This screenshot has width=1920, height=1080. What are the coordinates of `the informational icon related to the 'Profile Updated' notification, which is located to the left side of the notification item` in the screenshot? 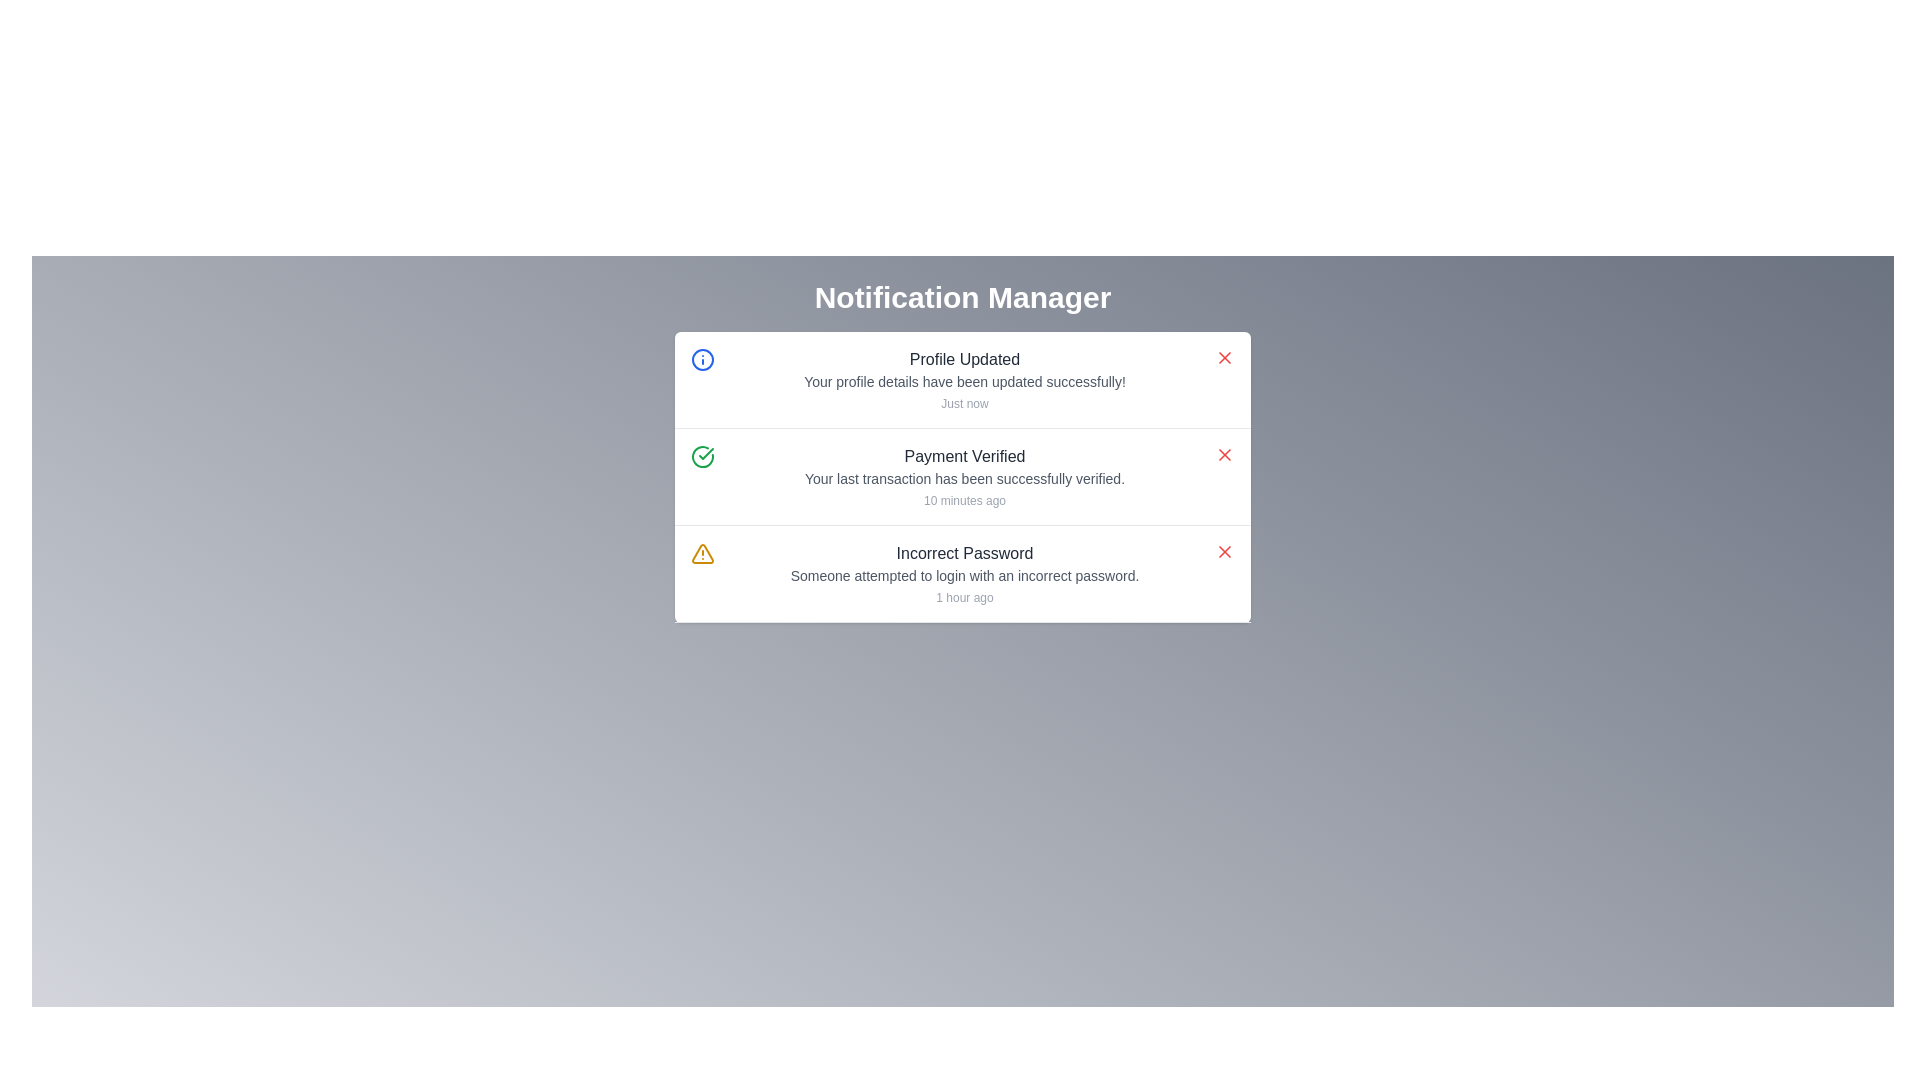 It's located at (702, 358).